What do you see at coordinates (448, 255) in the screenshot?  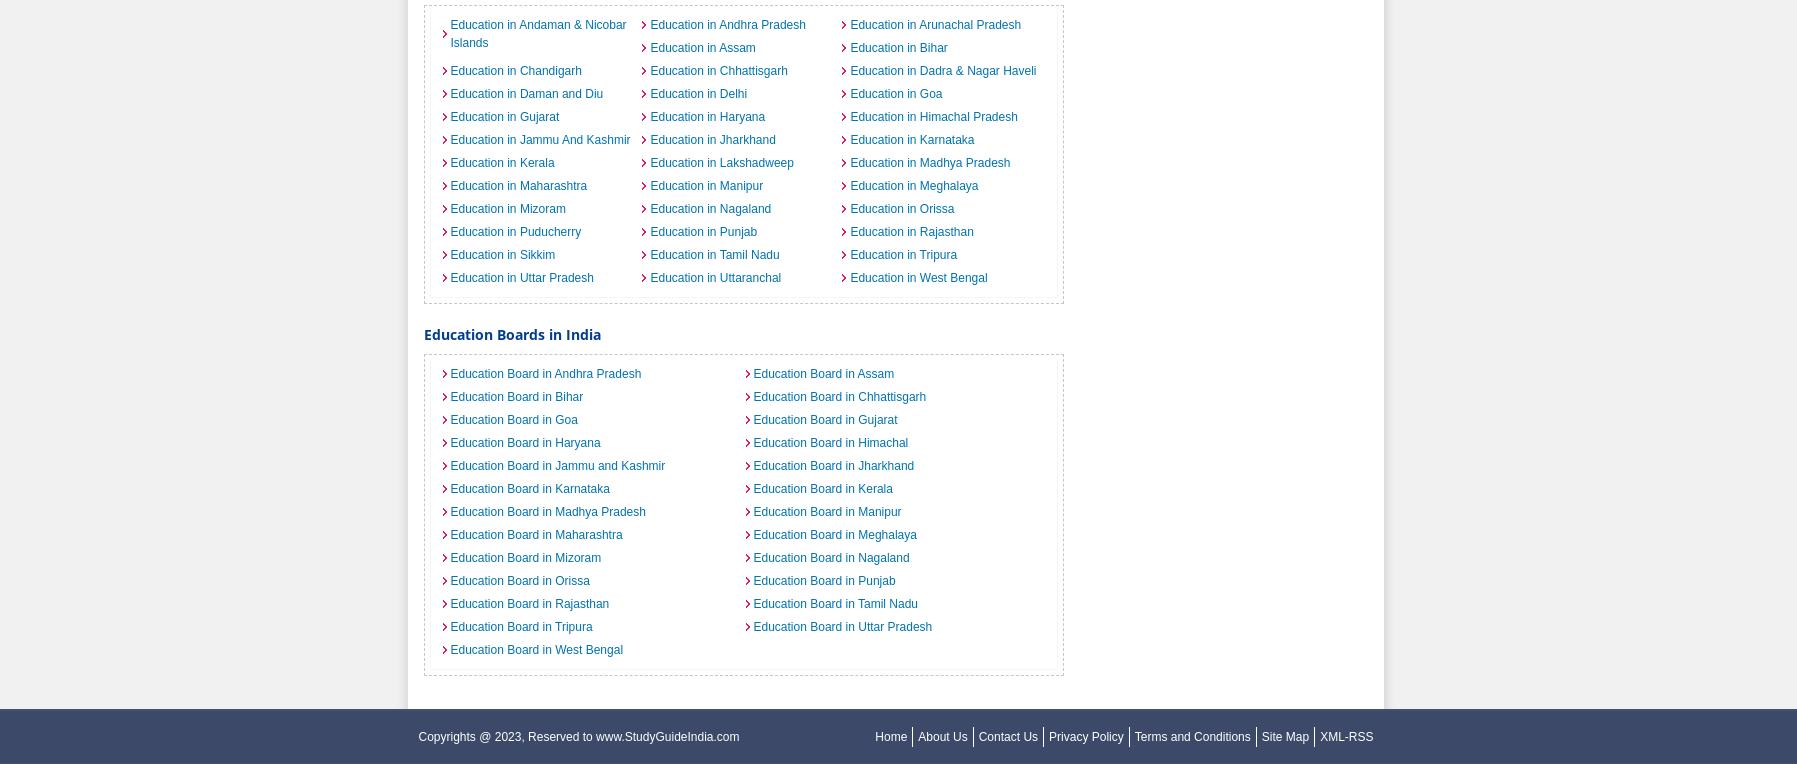 I see `'Education in Sikkim'` at bounding box center [448, 255].